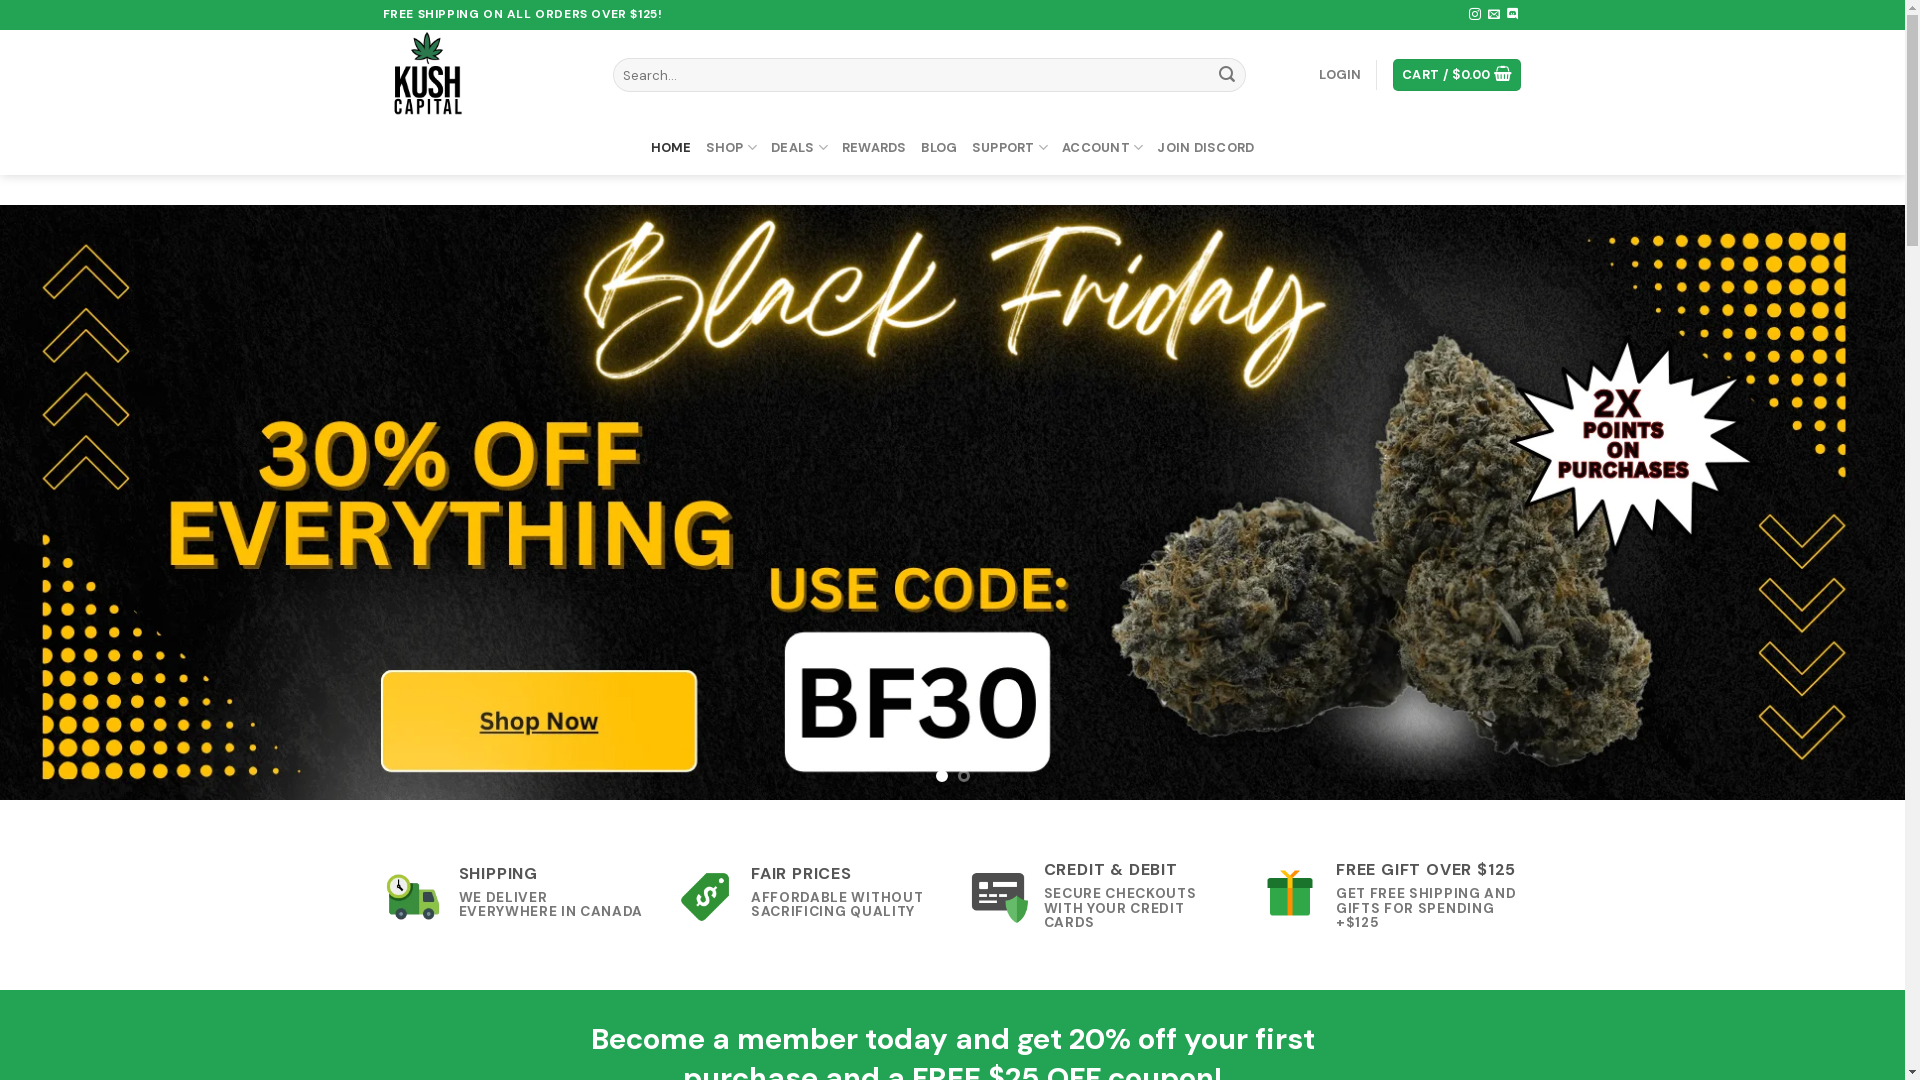 This screenshot has height=1080, width=1920. What do you see at coordinates (938, 146) in the screenshot?
I see `'BLOG'` at bounding box center [938, 146].